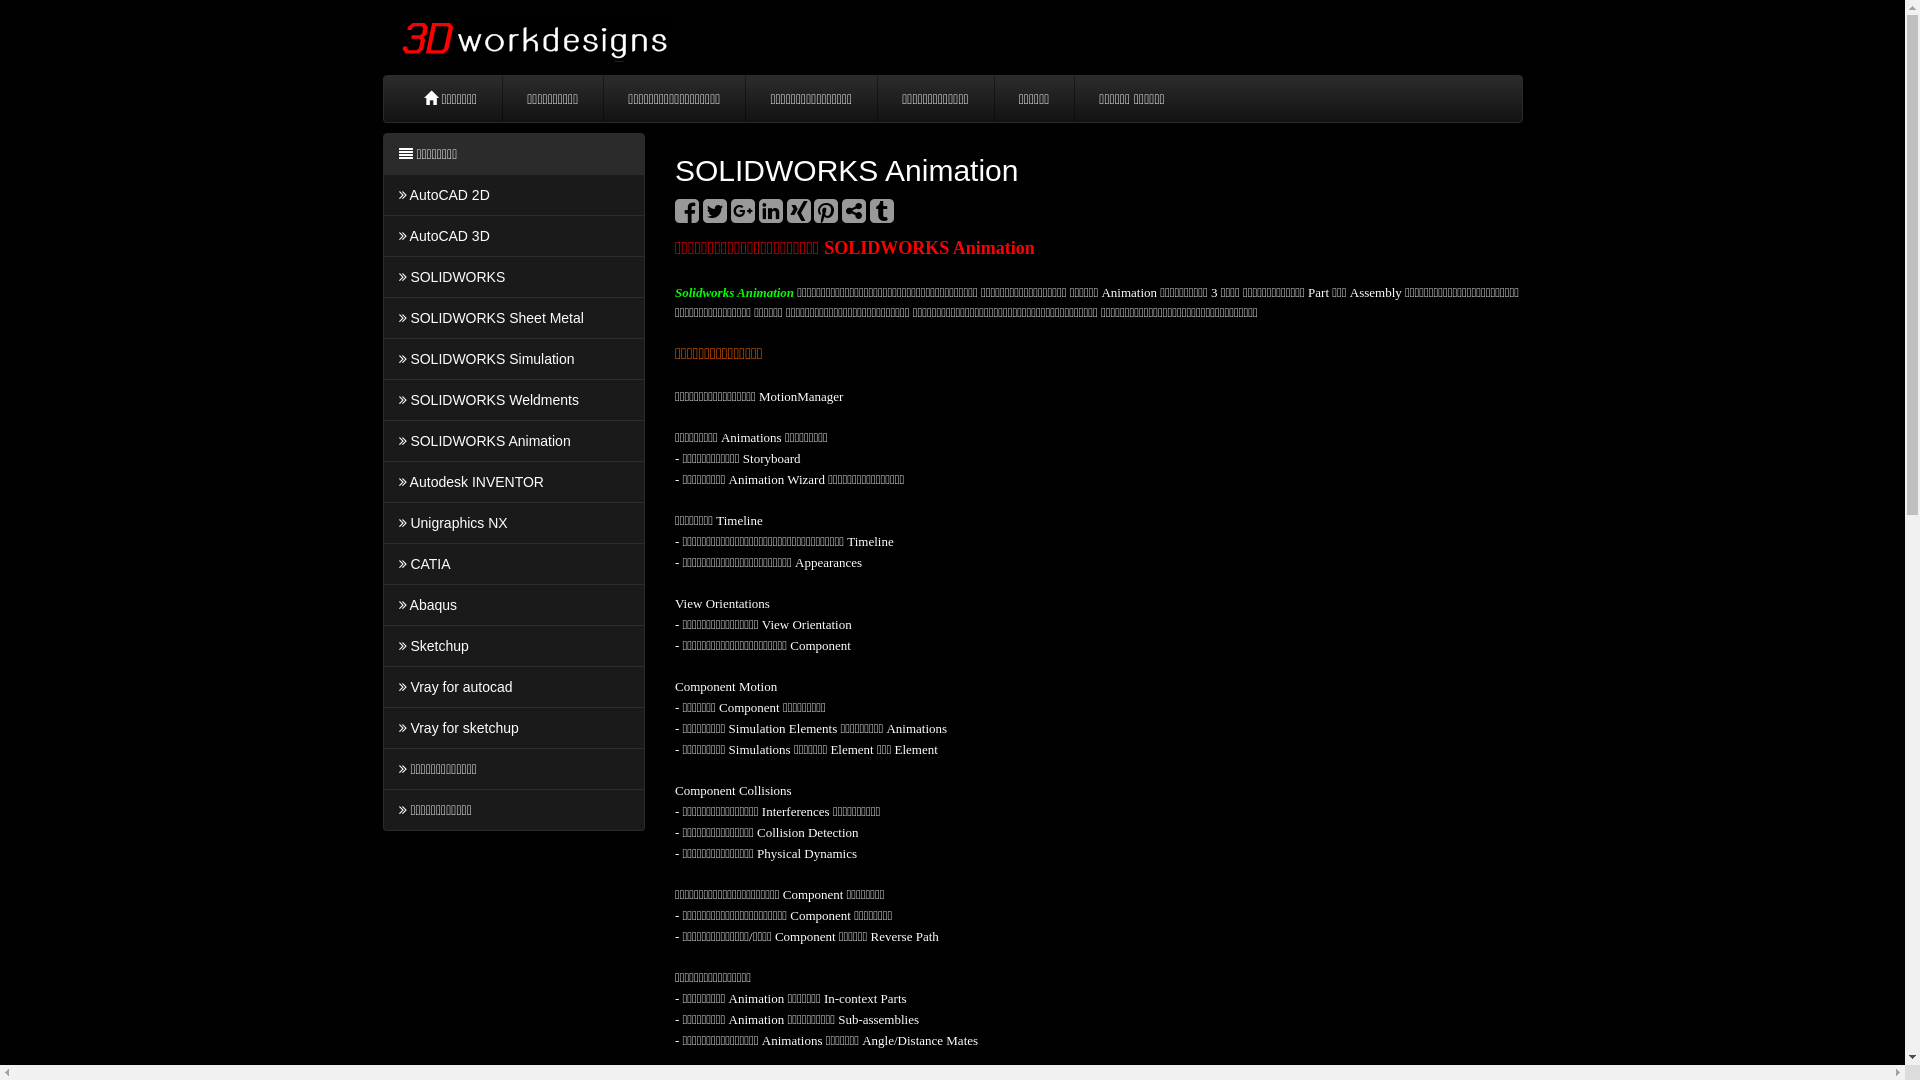  Describe the element at coordinates (513, 195) in the screenshot. I see `'AutoCAD 2D'` at that location.